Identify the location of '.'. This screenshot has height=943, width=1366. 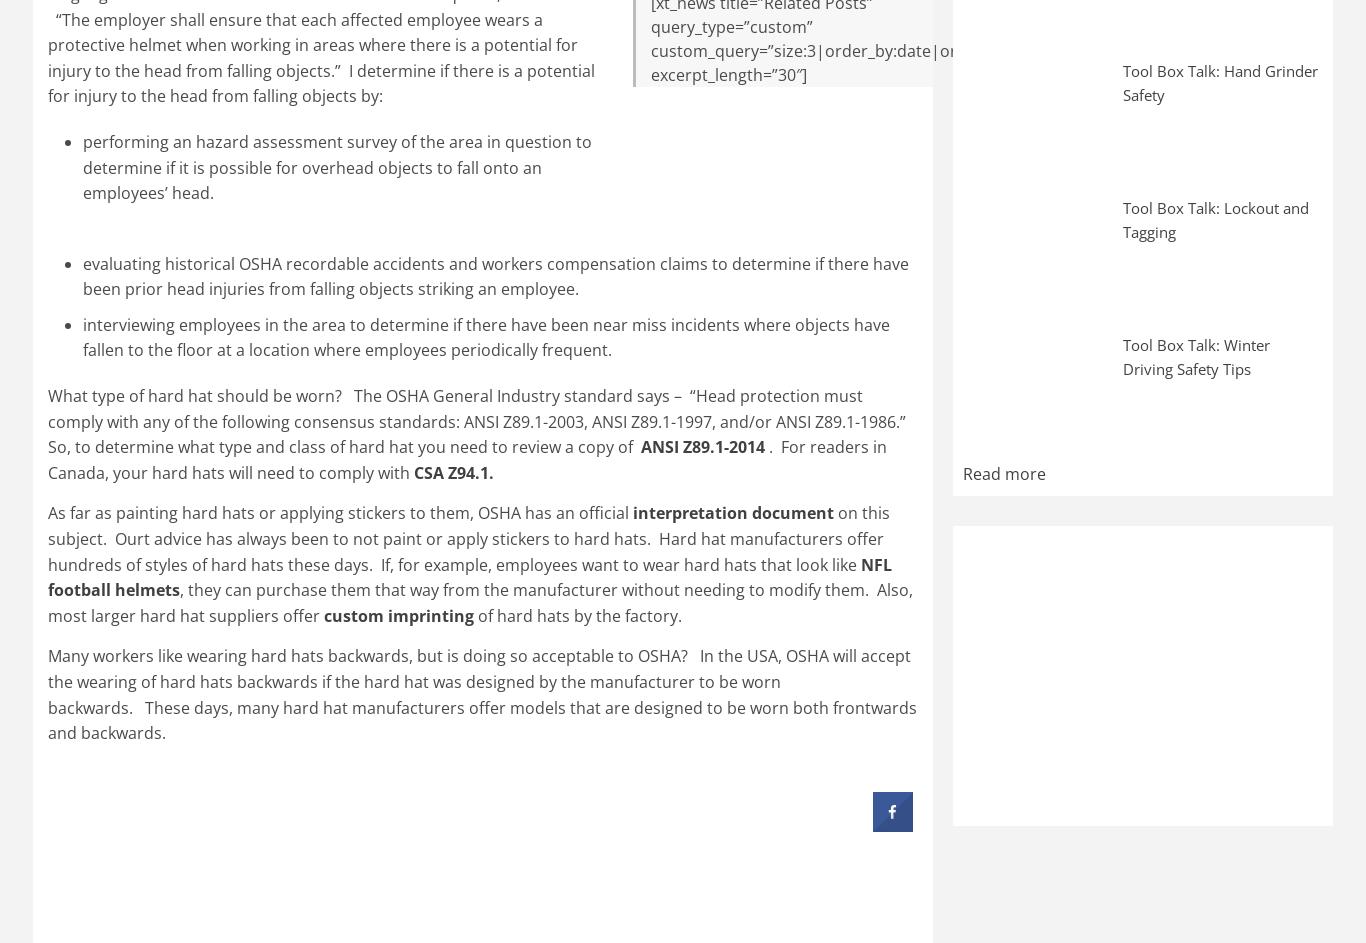
(491, 471).